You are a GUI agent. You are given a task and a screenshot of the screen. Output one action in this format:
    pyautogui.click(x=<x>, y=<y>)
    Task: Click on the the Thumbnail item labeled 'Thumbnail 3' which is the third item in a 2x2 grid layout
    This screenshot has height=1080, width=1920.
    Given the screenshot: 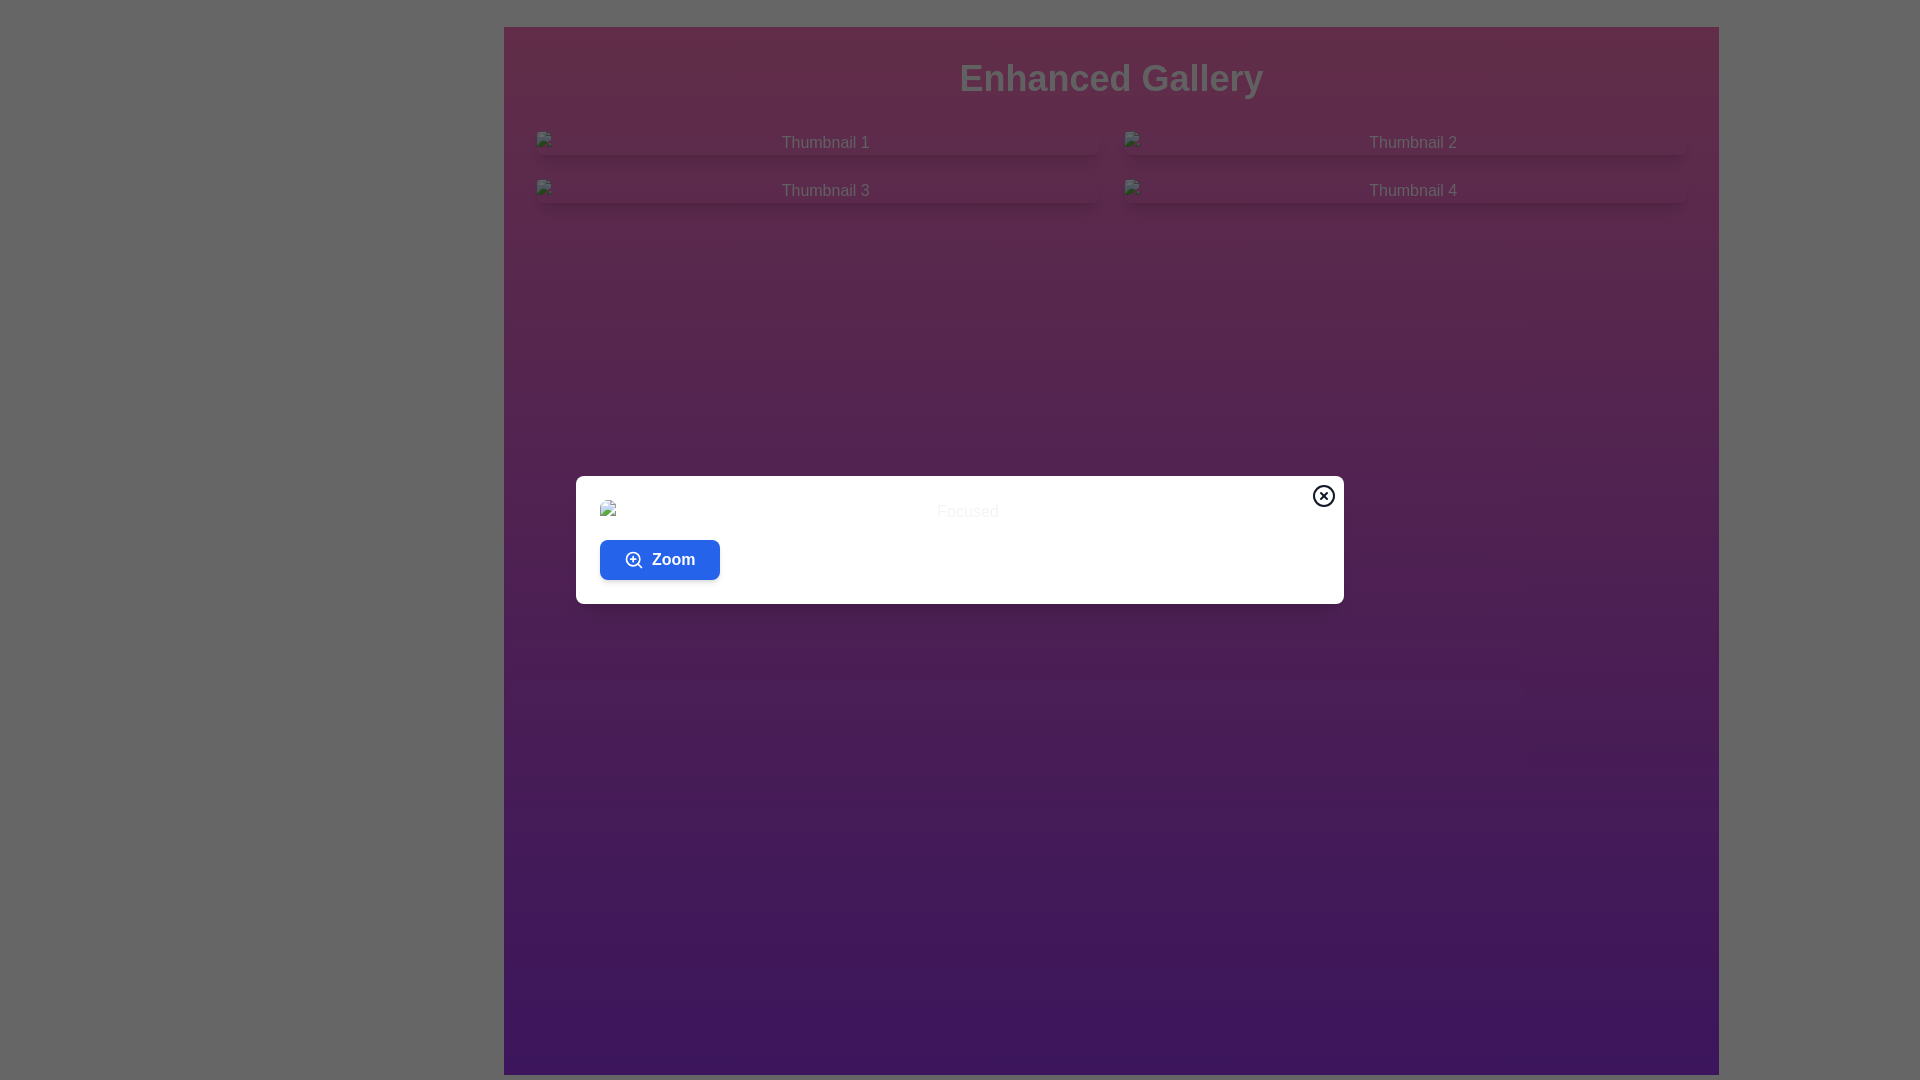 What is the action you would take?
    pyautogui.click(x=817, y=191)
    